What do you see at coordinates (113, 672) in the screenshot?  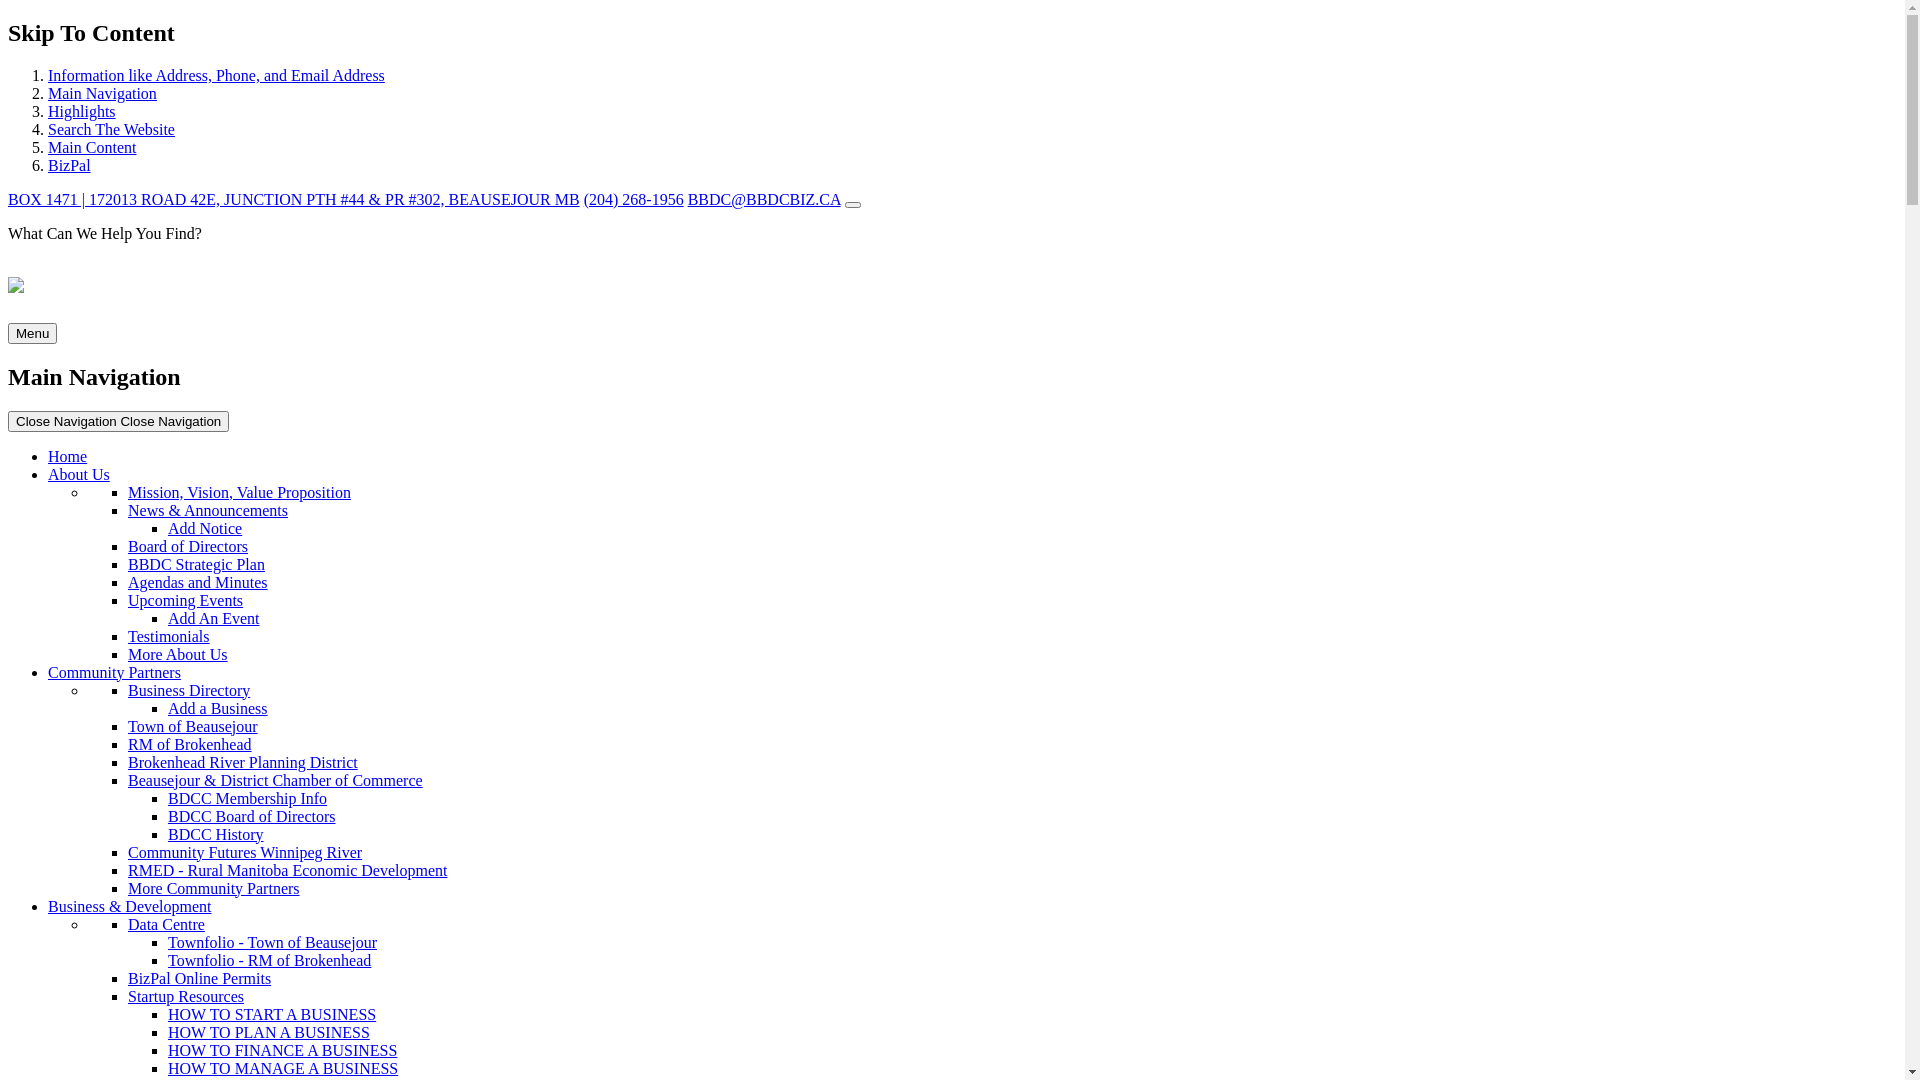 I see `'Community Partners'` at bounding box center [113, 672].